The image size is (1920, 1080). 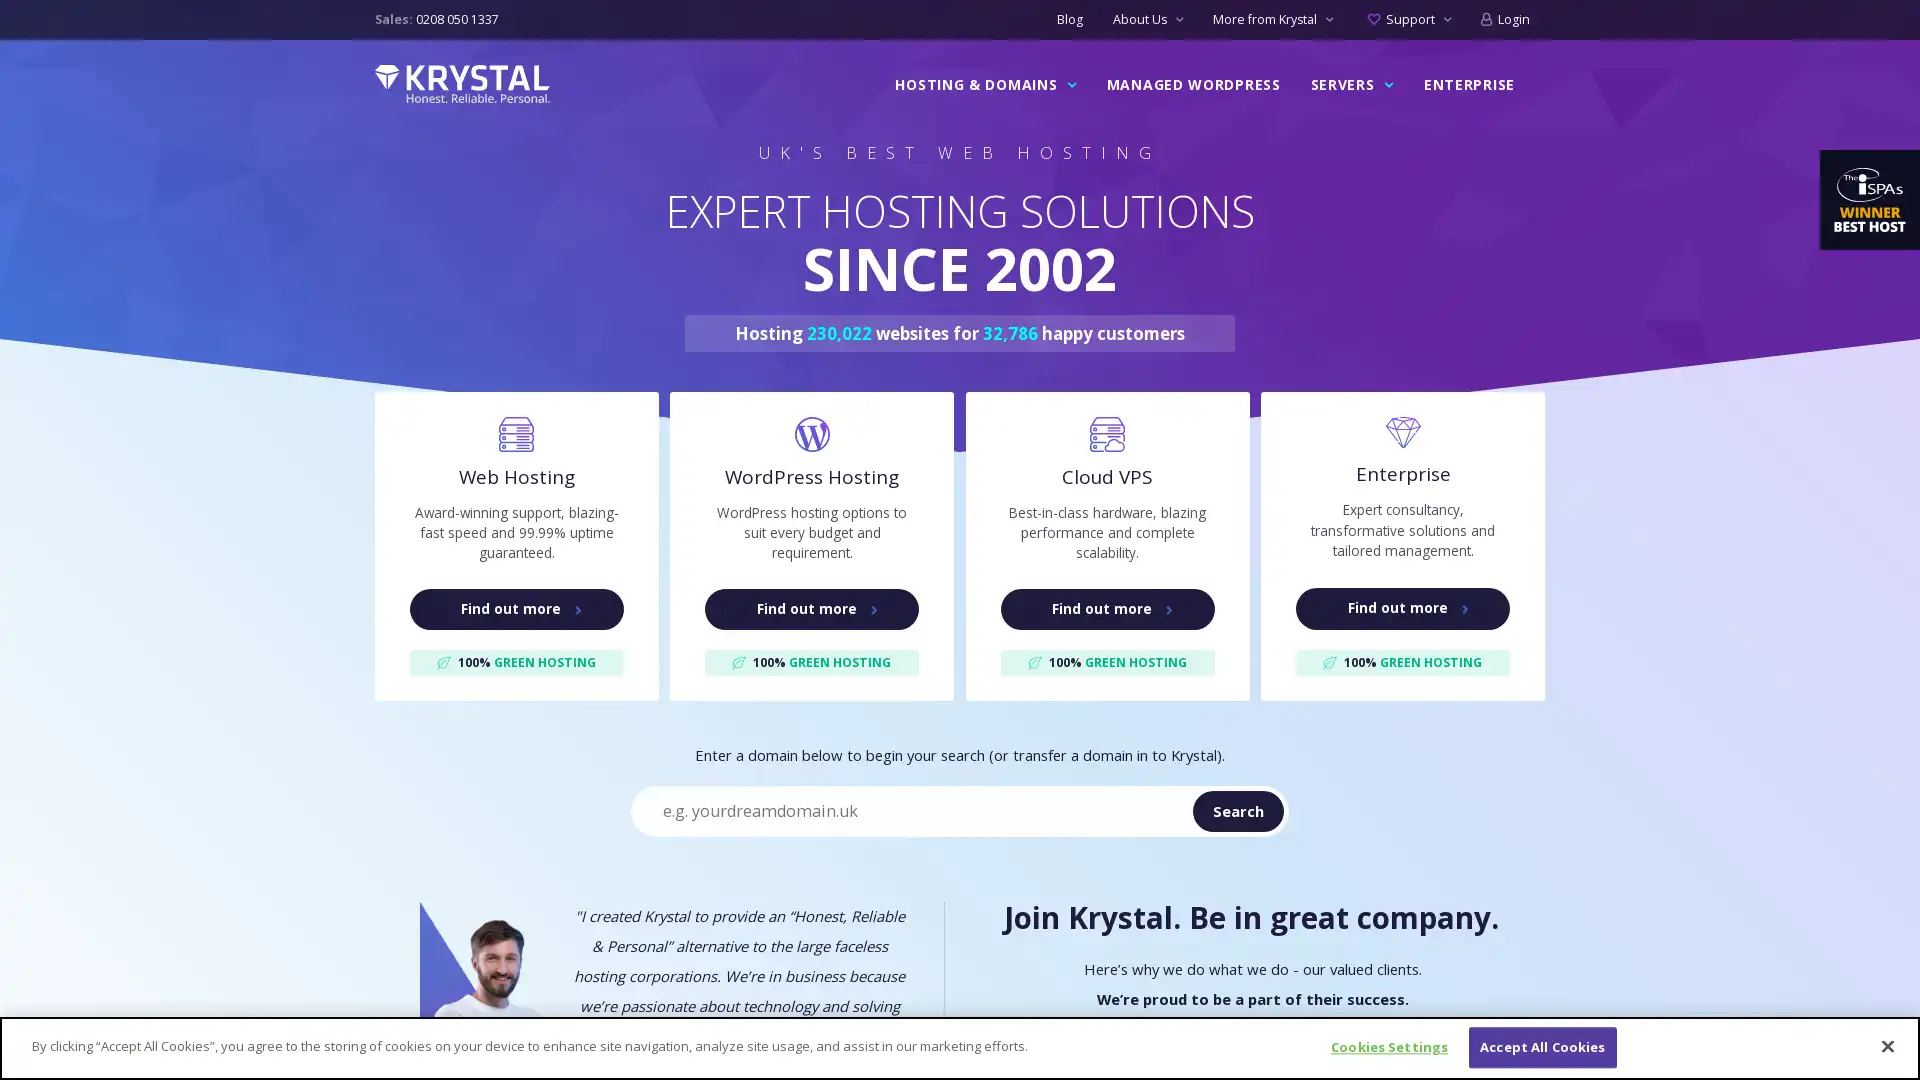 What do you see at coordinates (1388, 1046) in the screenshot?
I see `Cookies Settings` at bounding box center [1388, 1046].